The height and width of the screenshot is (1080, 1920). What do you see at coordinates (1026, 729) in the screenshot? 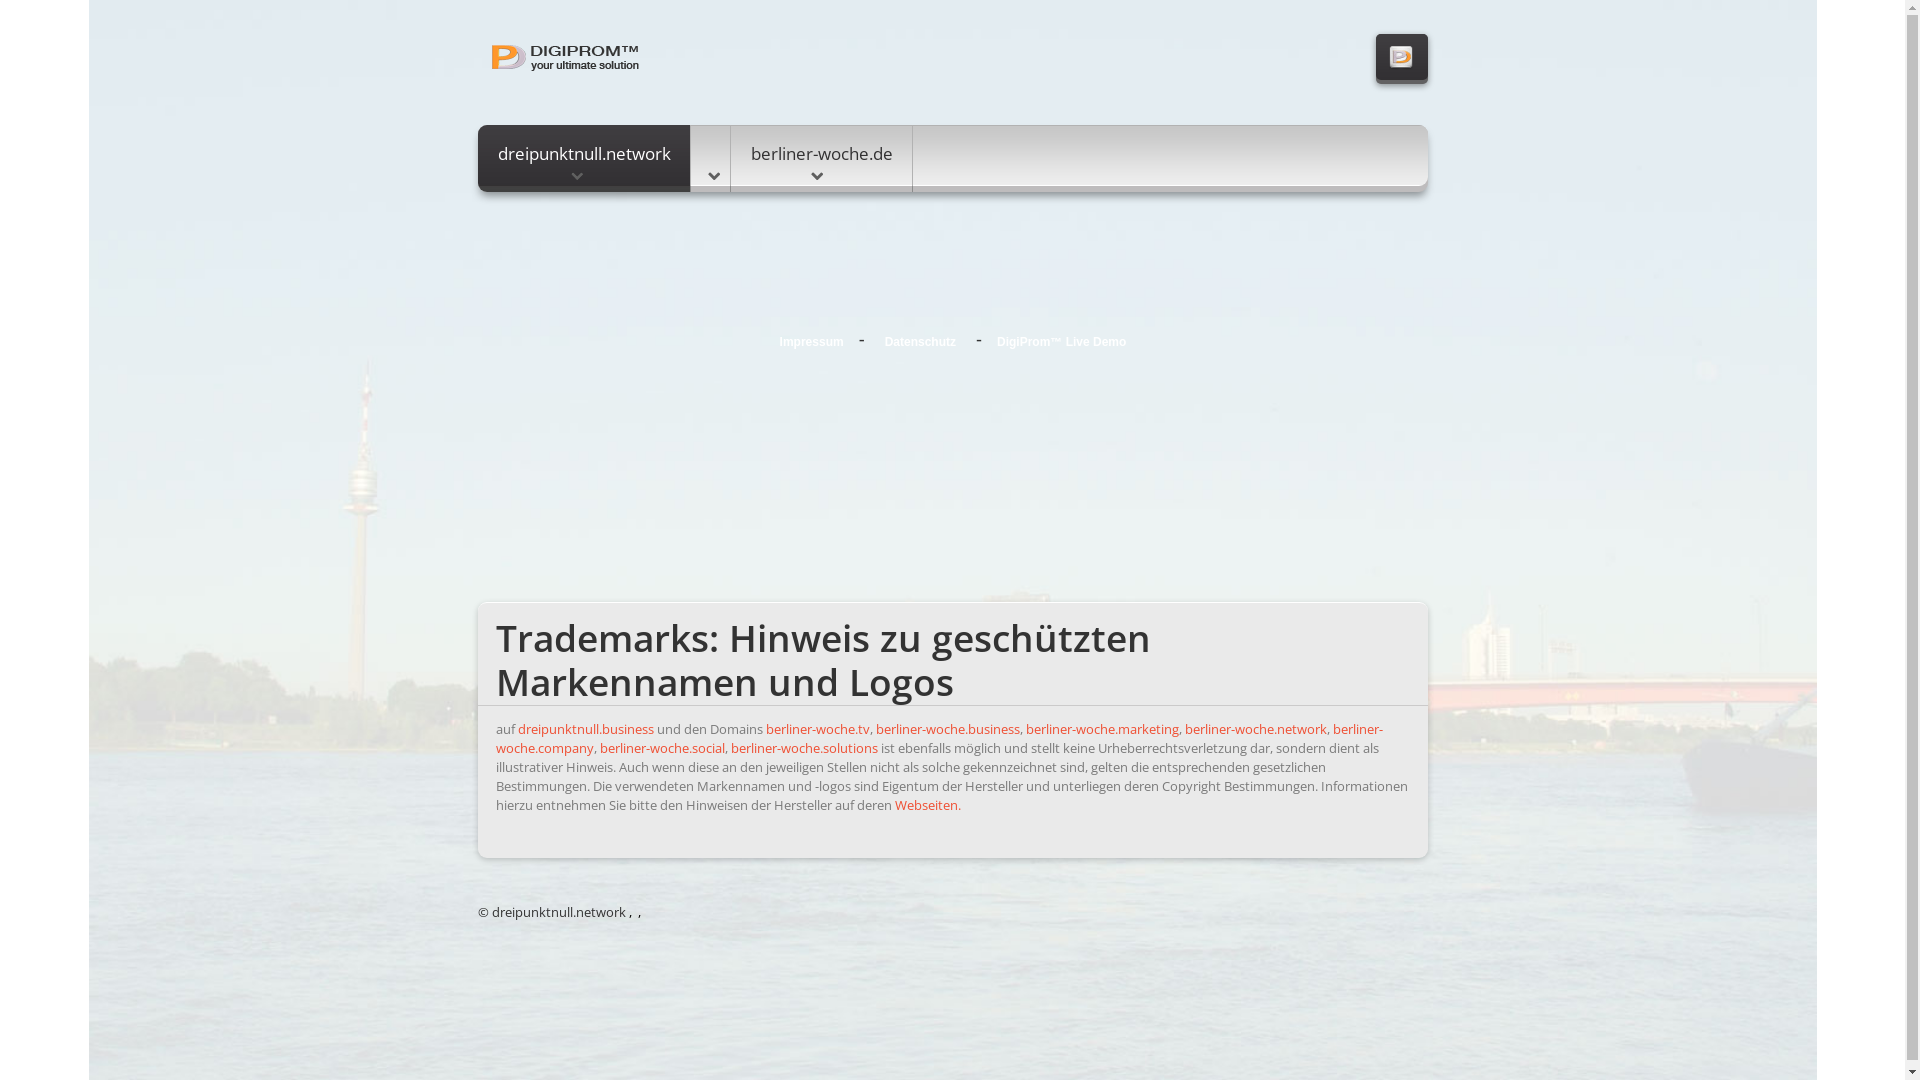
I see `'berliner-woche.marketing'` at bounding box center [1026, 729].